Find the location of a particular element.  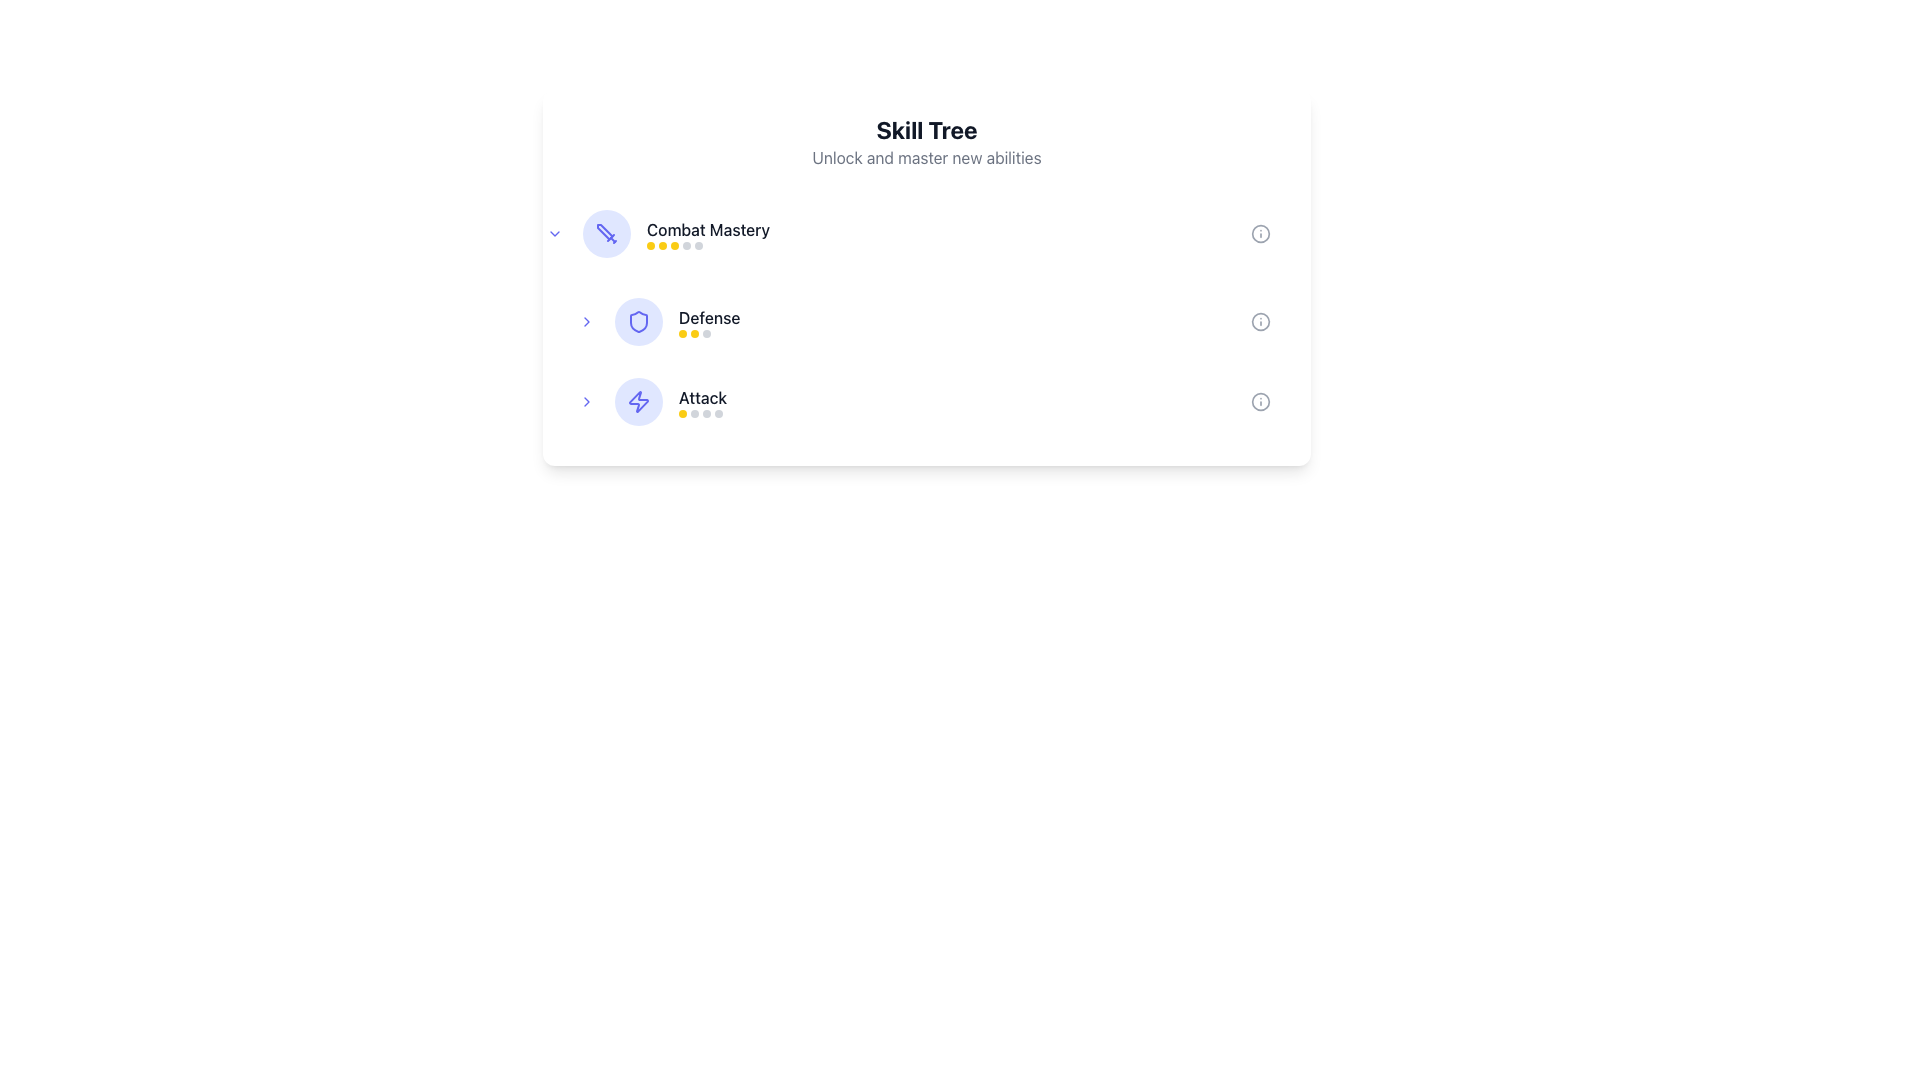

the text label element displaying the word 'Defense', which is the second label in a vertical list of skill categories, located below 'Combat Mastery' and above 'Attack' is located at coordinates (709, 316).